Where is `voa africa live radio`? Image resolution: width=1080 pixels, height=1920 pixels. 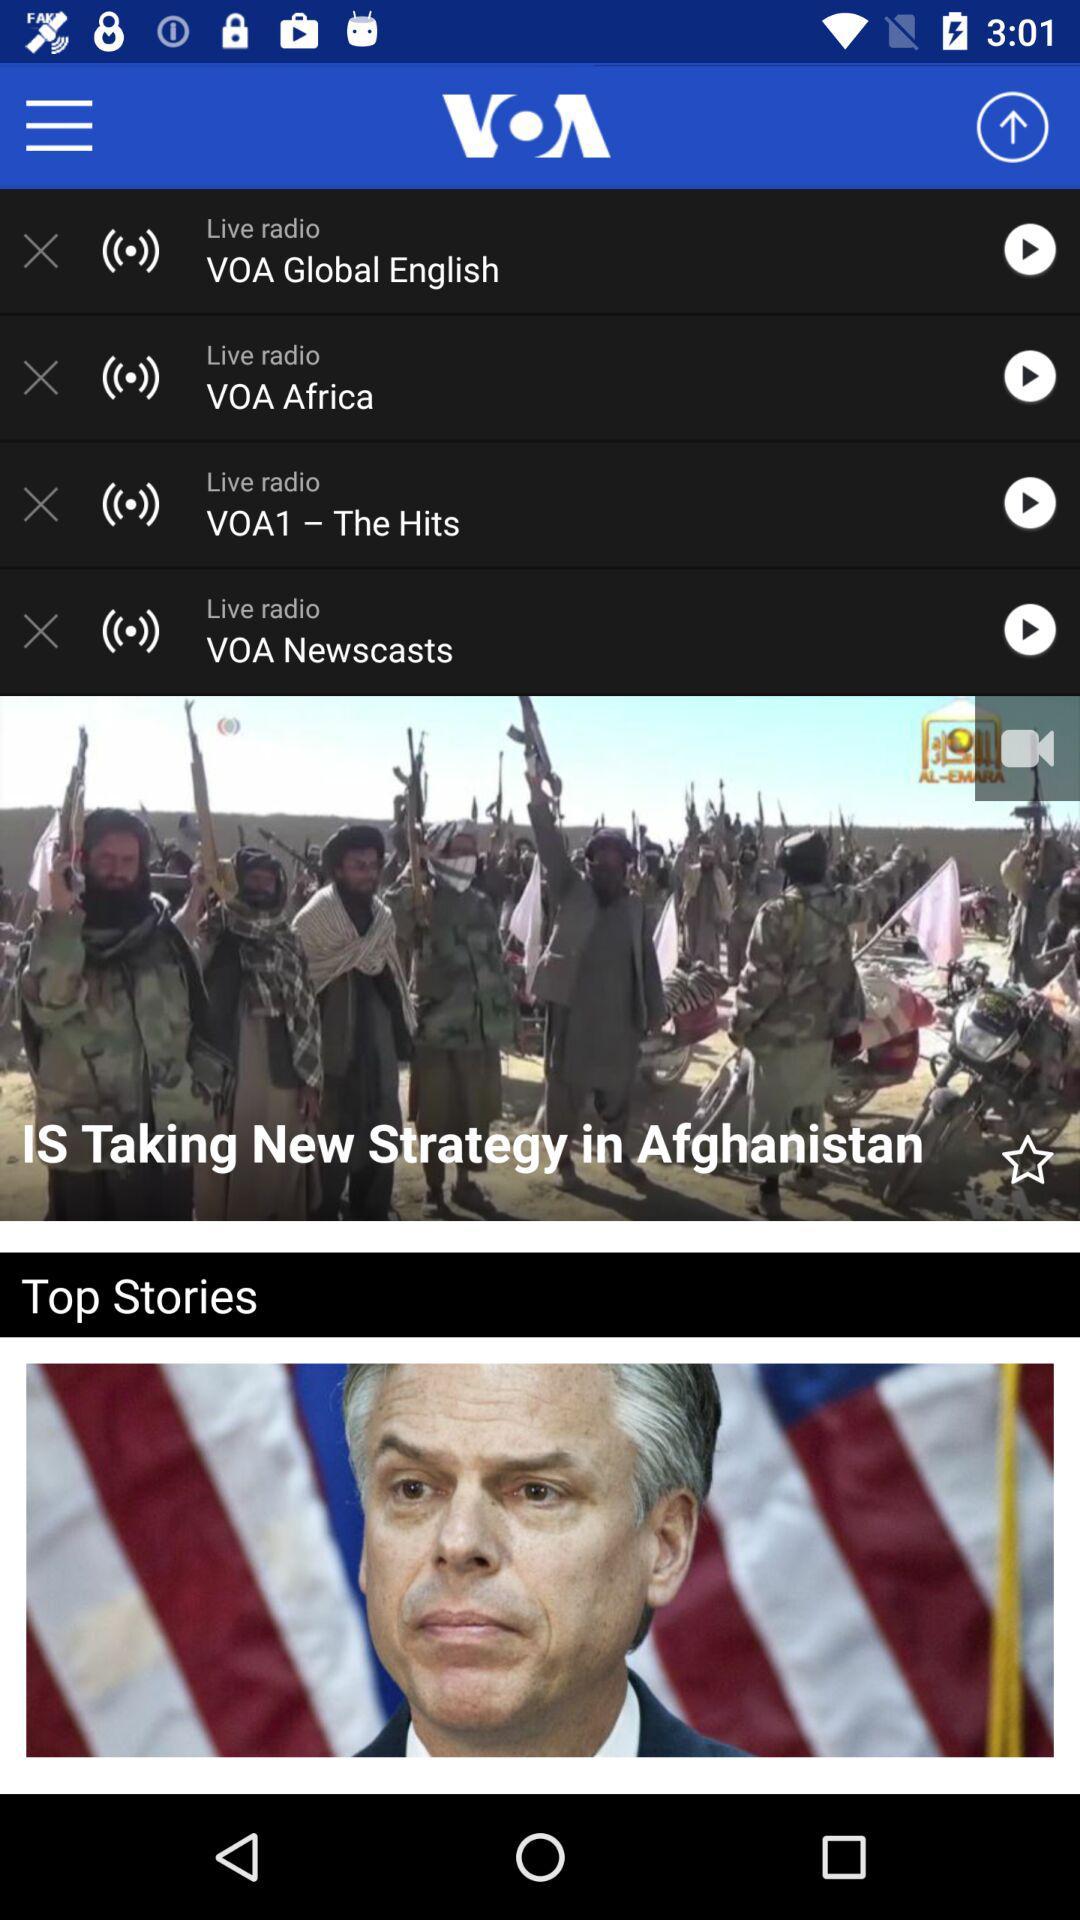 voa africa live radio is located at coordinates (1039, 377).